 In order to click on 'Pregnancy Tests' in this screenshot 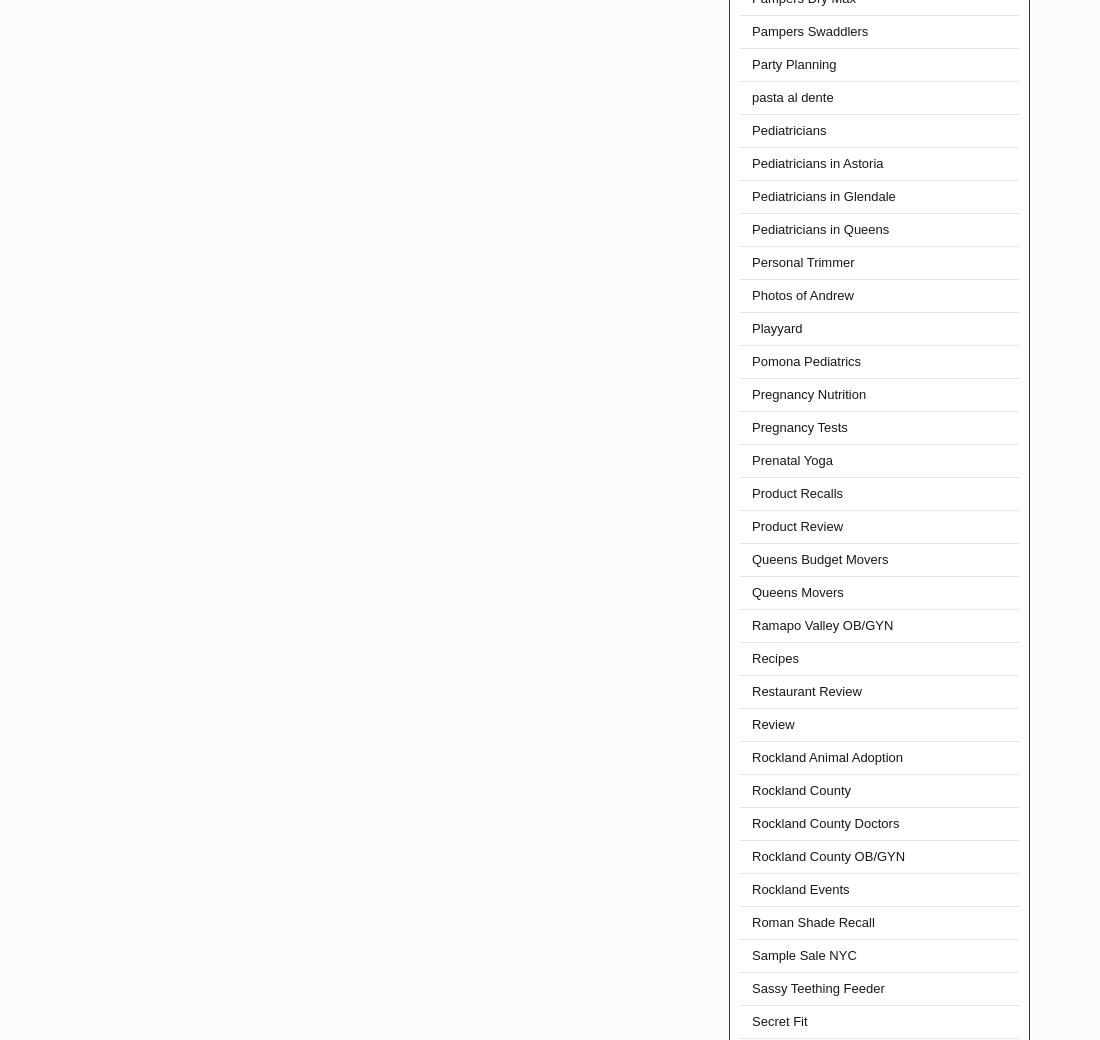, I will do `click(799, 427)`.